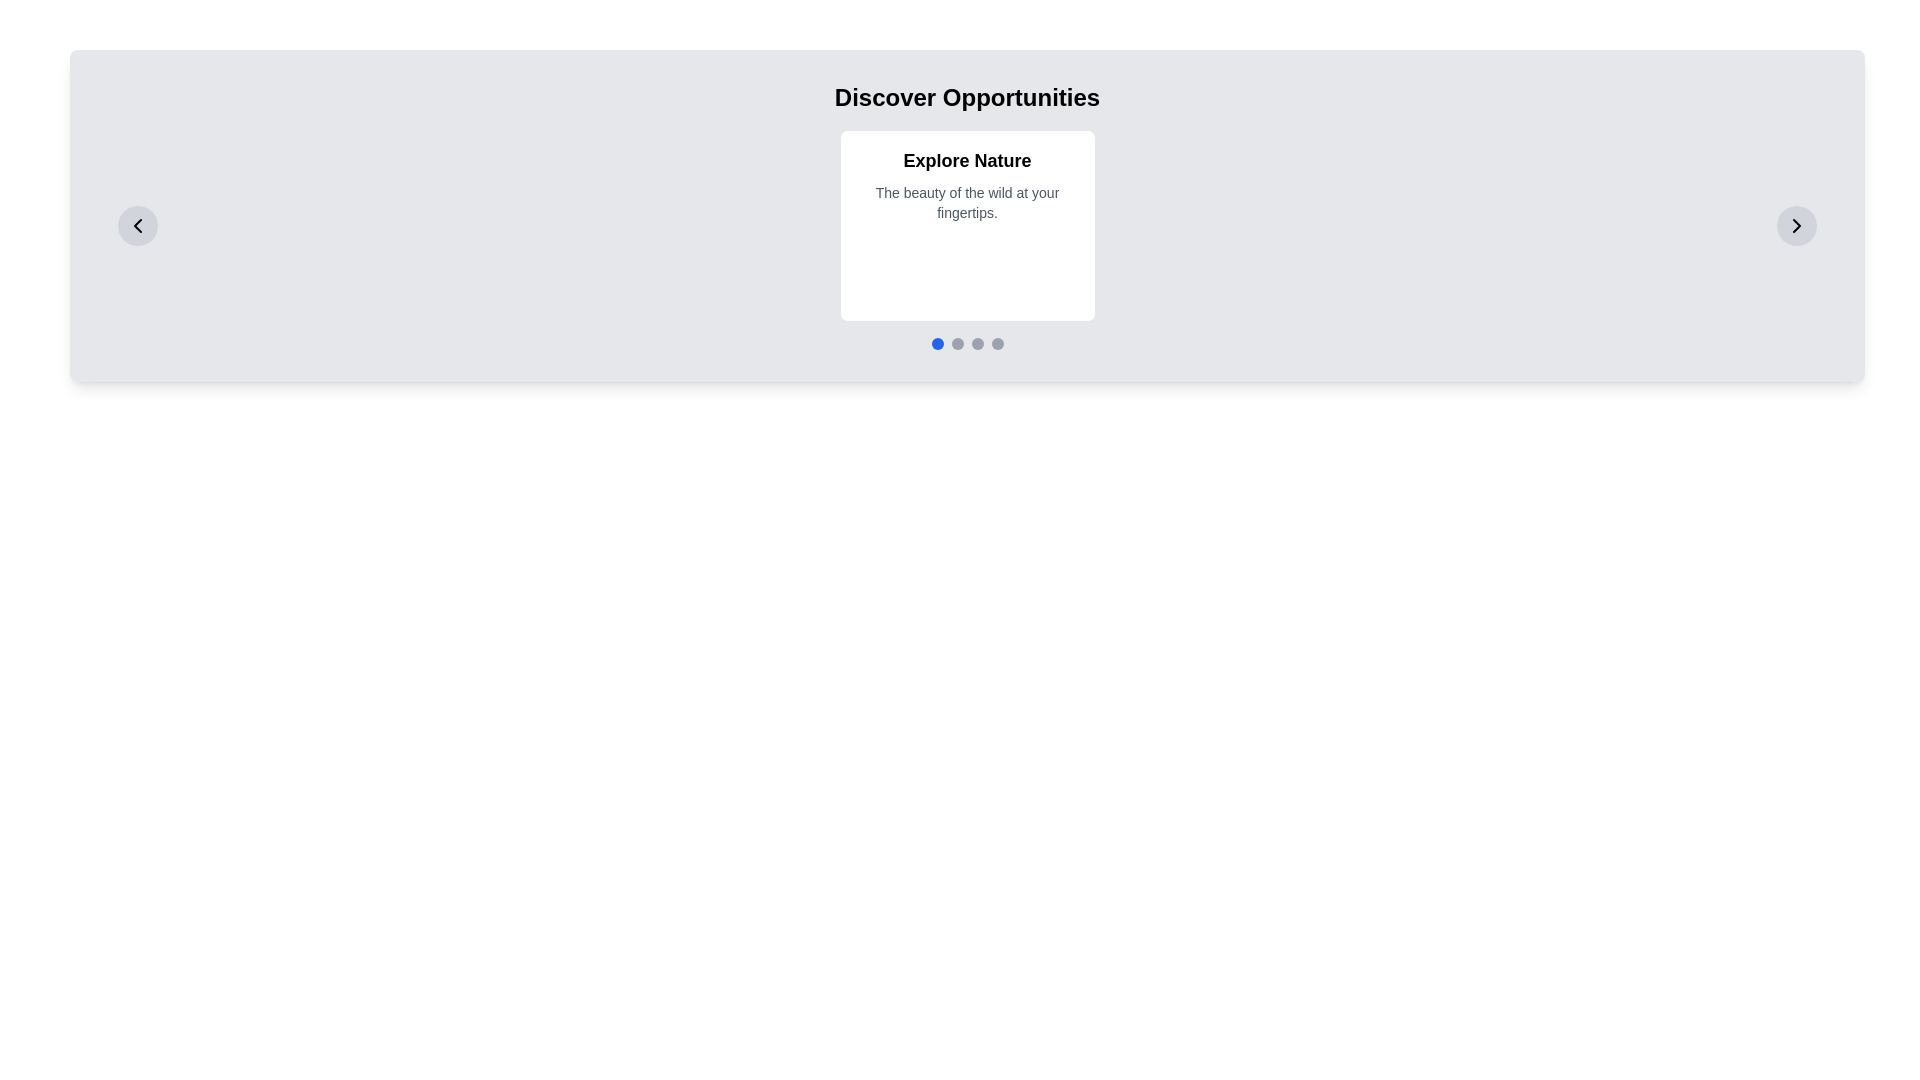 The image size is (1920, 1080). I want to click on the fourth navigation dot of the carousel, so click(997, 342).